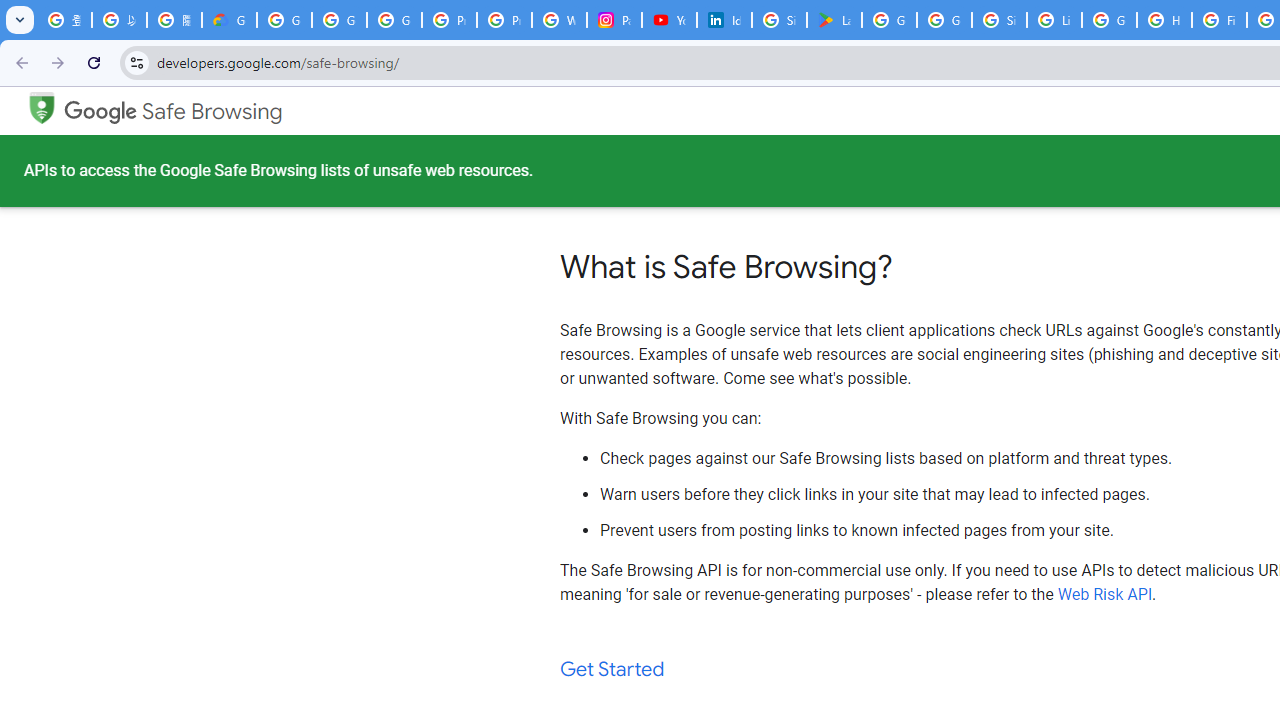 Image resolution: width=1280 pixels, height=720 pixels. I want to click on 'Google Safe Browsing', so click(173, 111).